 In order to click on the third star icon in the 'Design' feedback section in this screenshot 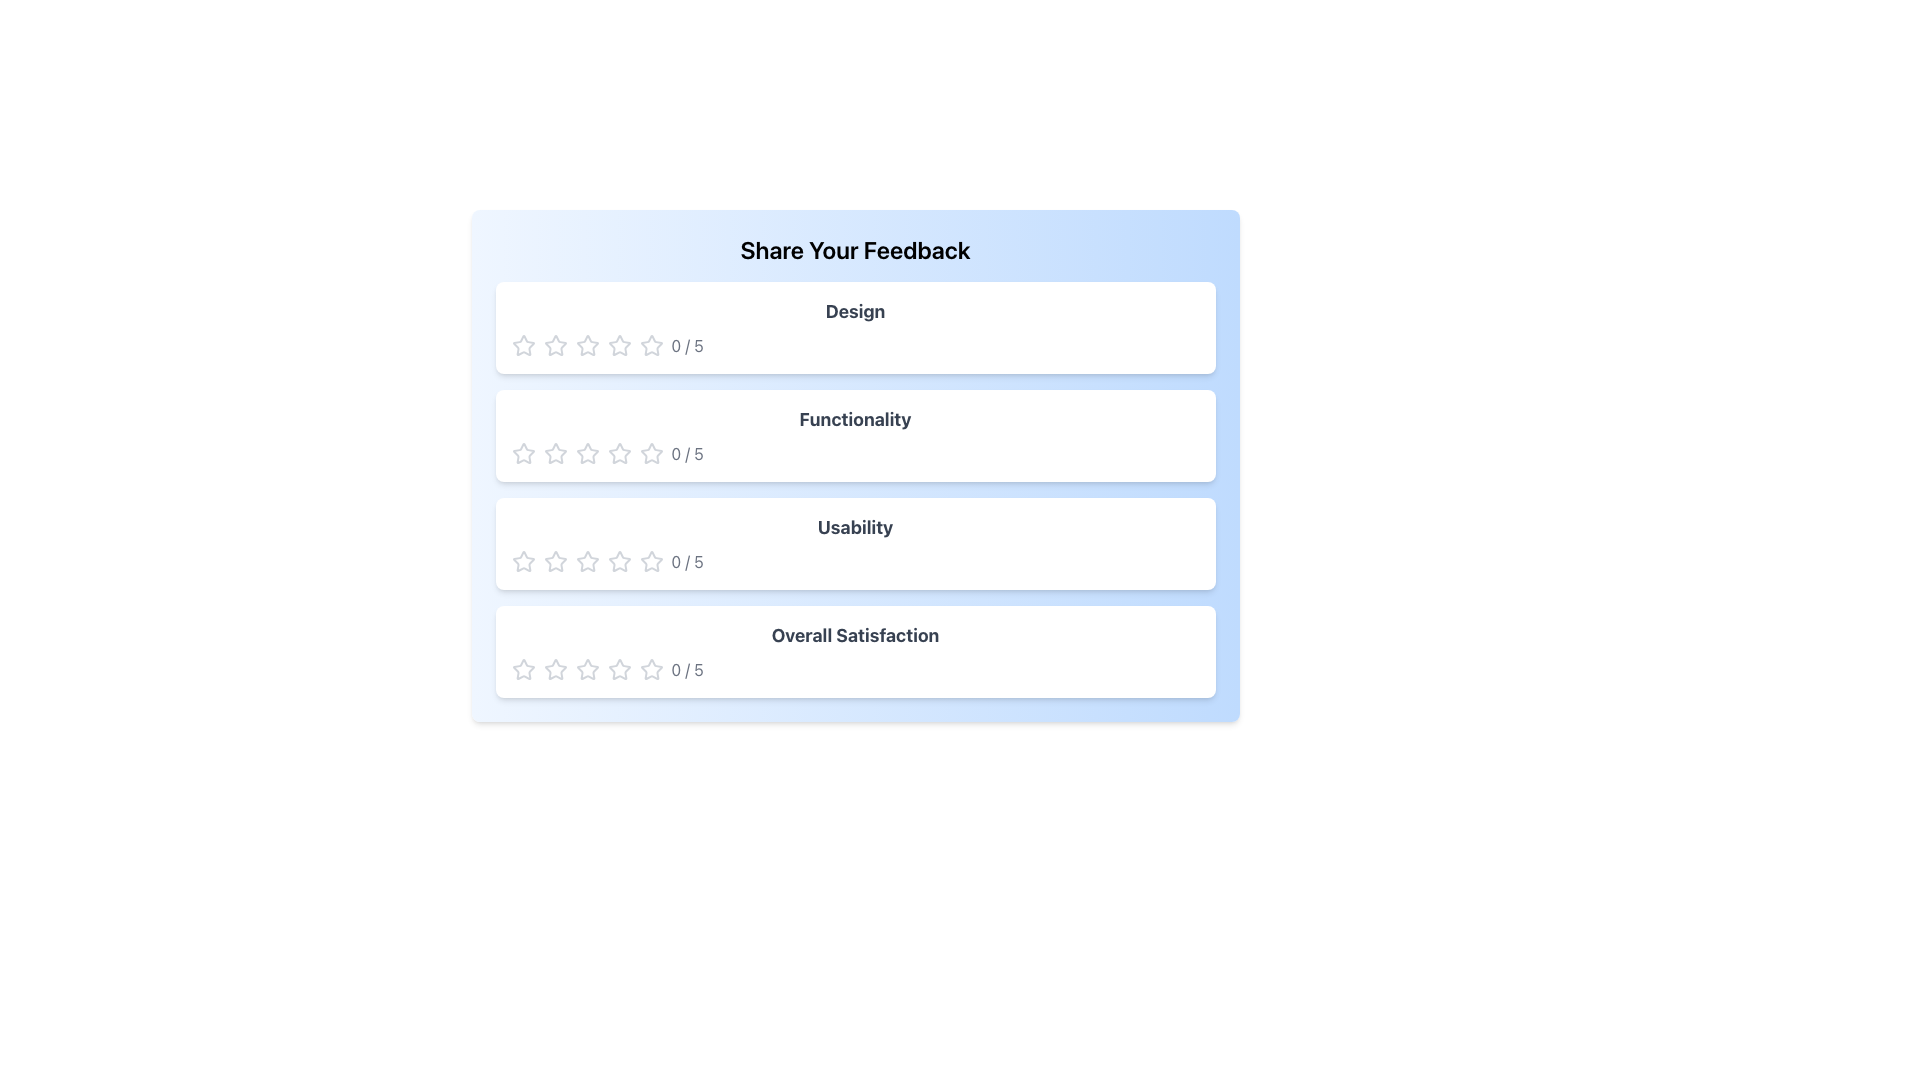, I will do `click(586, 345)`.